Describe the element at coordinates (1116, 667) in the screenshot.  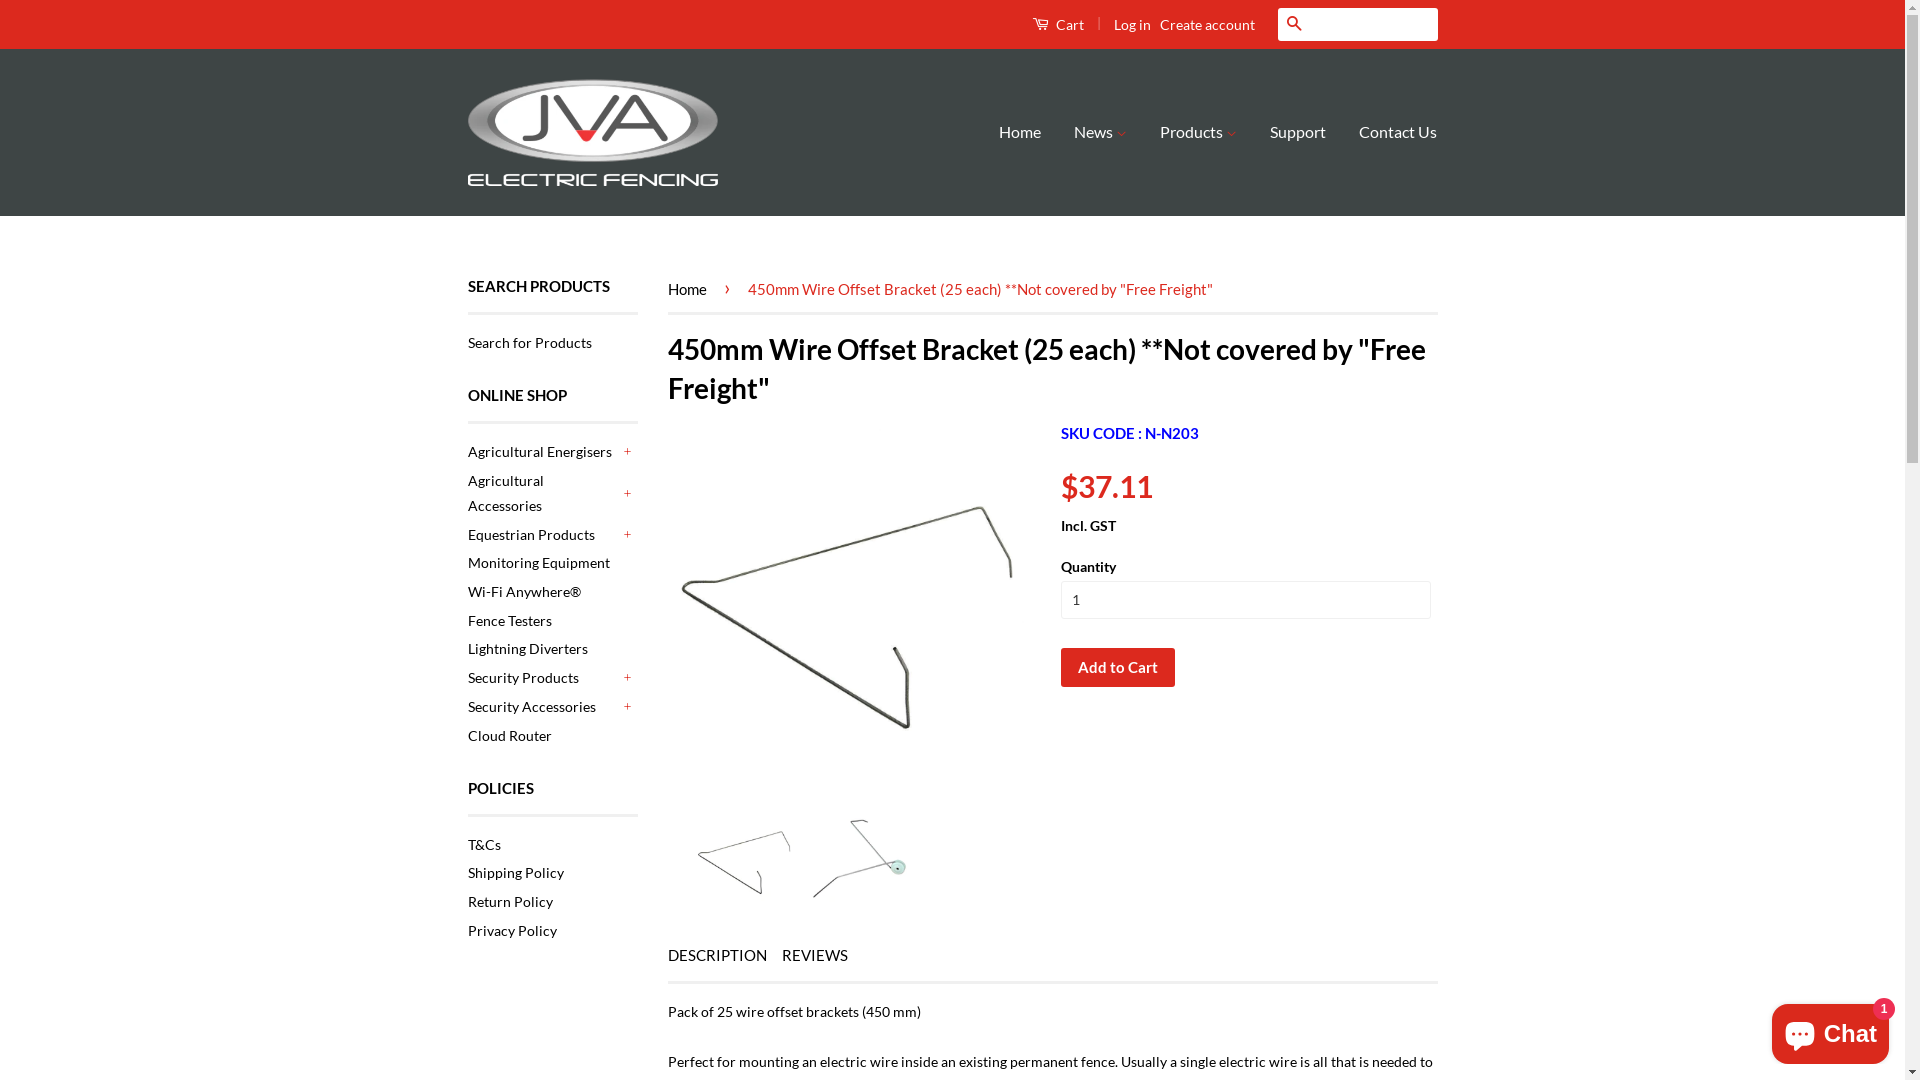
I see `'Add to Cart'` at that location.